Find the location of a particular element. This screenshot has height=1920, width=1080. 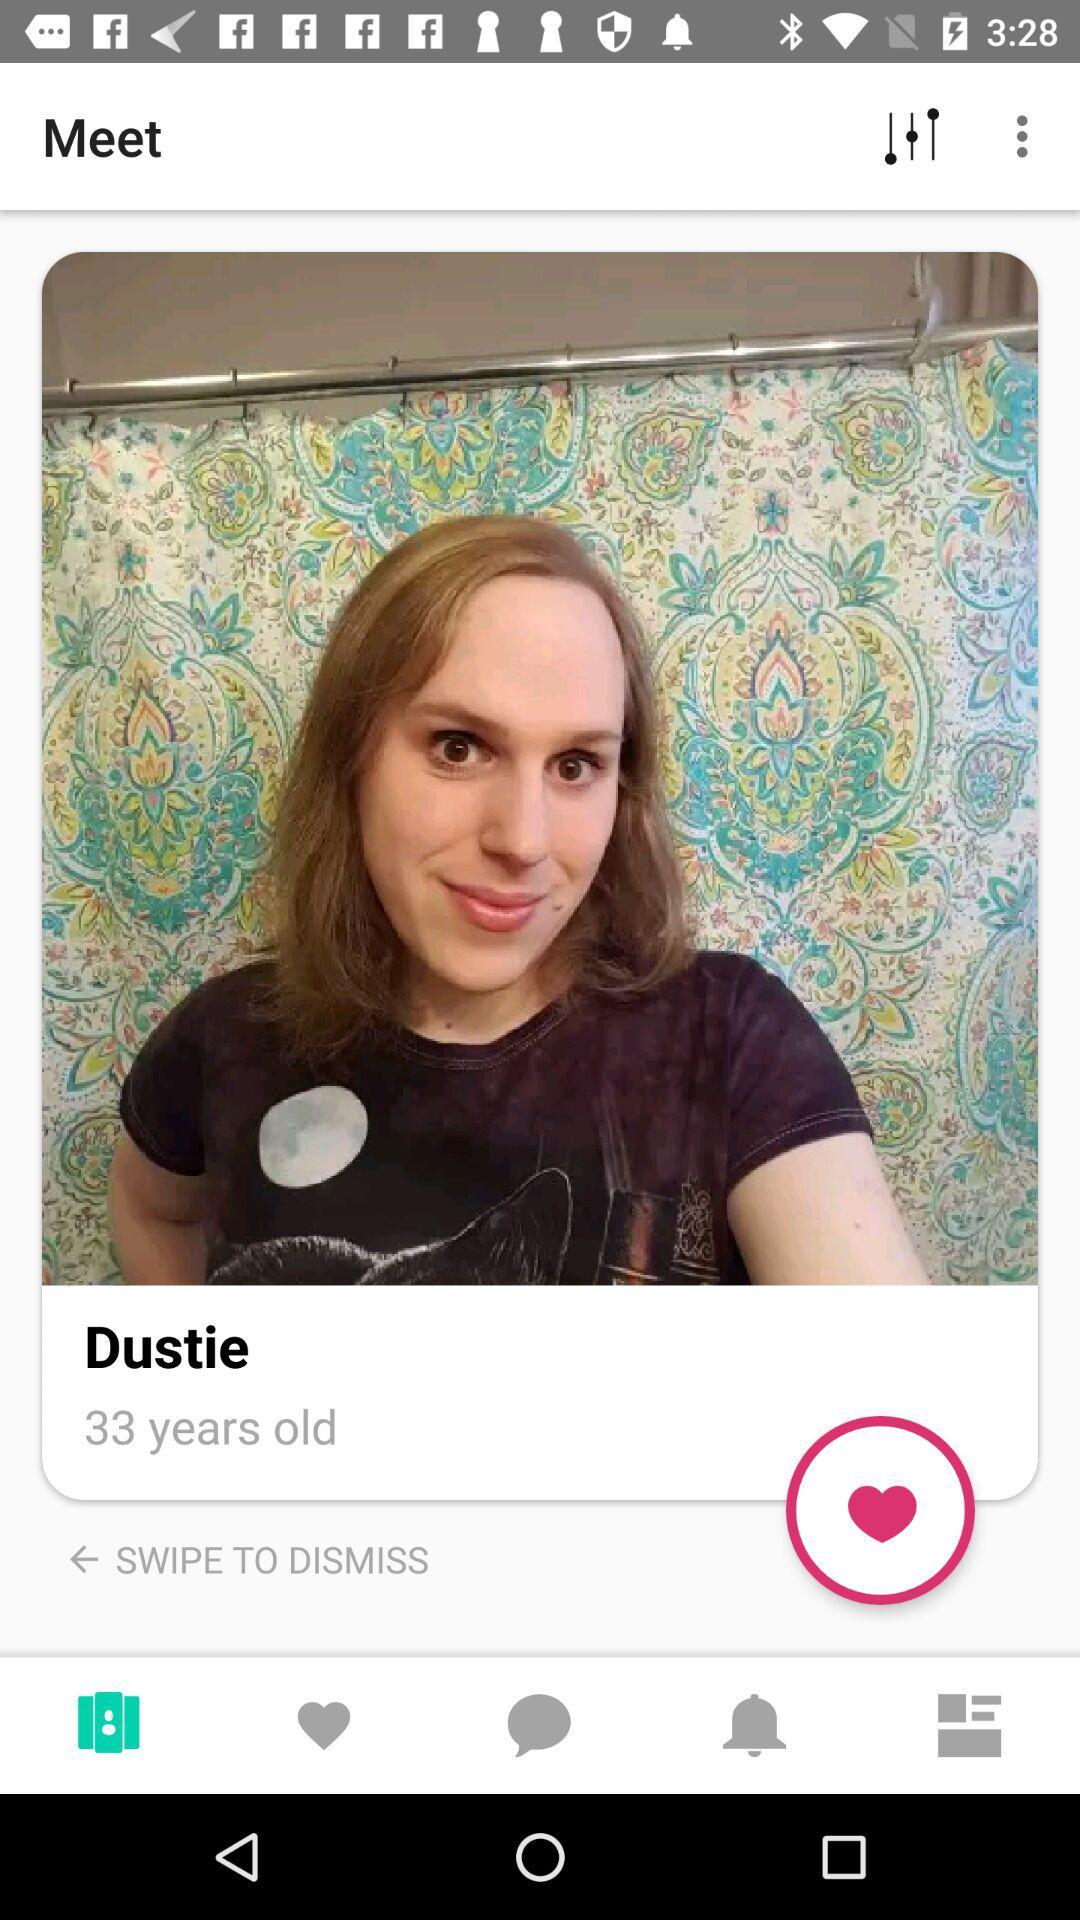

see pictures is located at coordinates (540, 767).